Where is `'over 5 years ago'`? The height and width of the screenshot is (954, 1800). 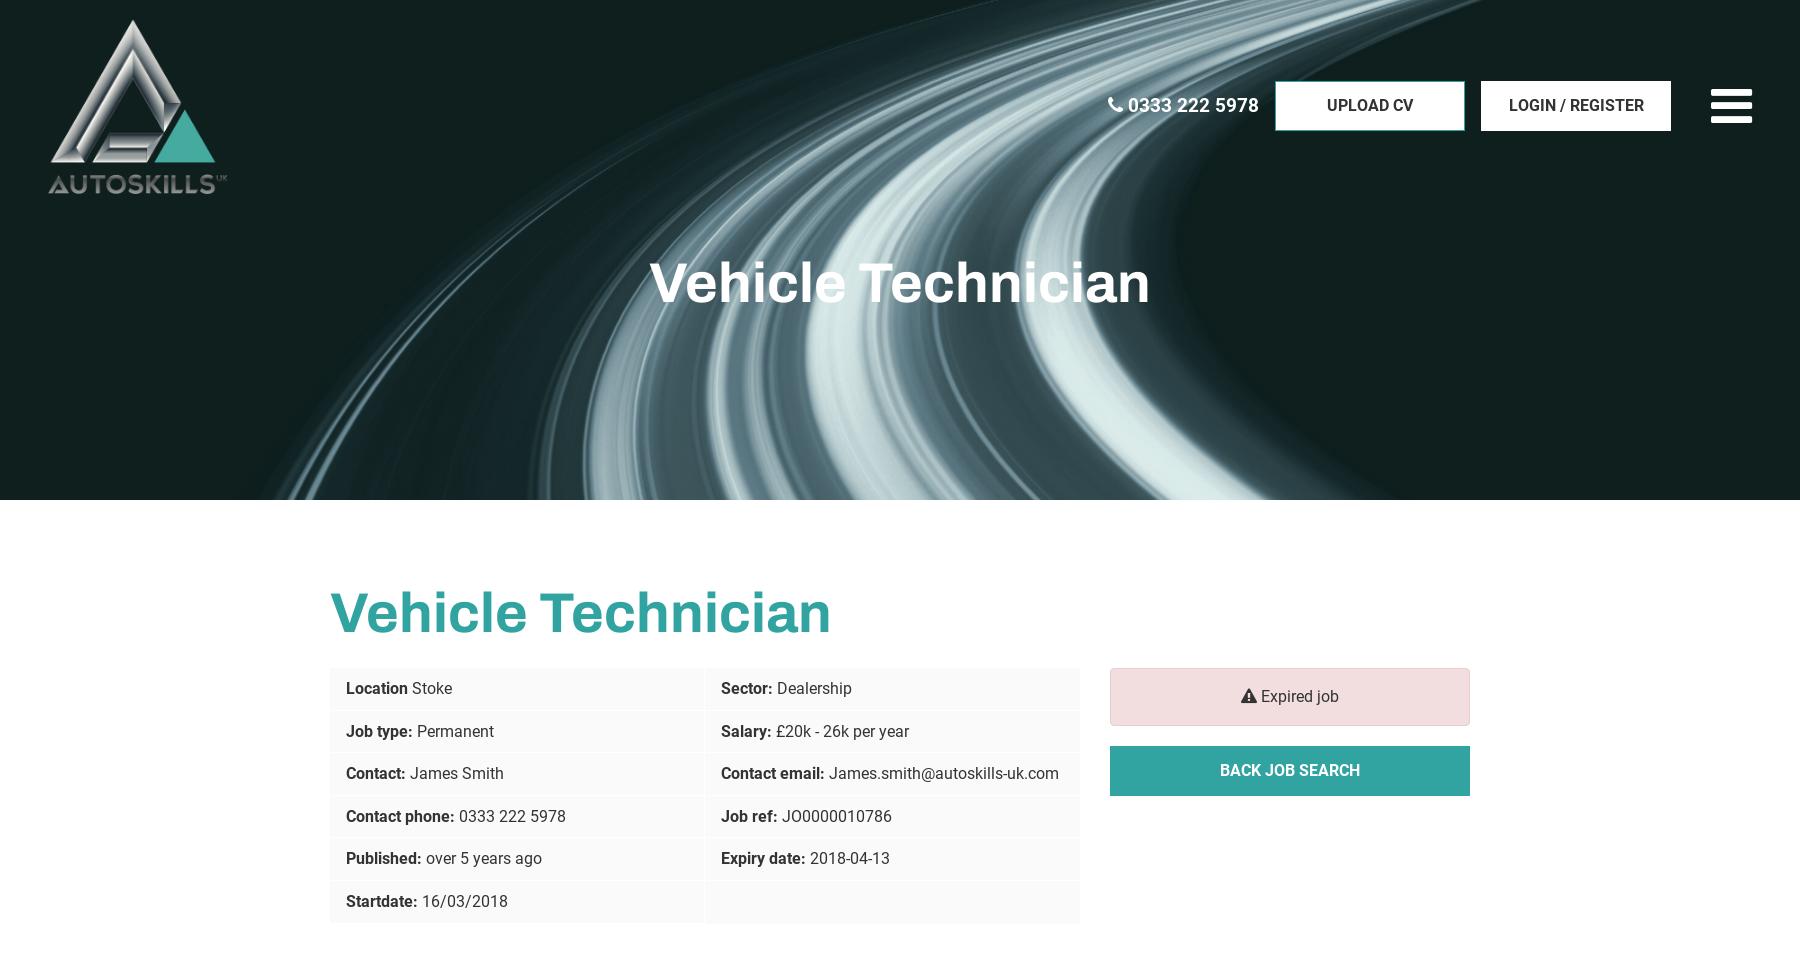
'over 5 years ago' is located at coordinates (483, 858).